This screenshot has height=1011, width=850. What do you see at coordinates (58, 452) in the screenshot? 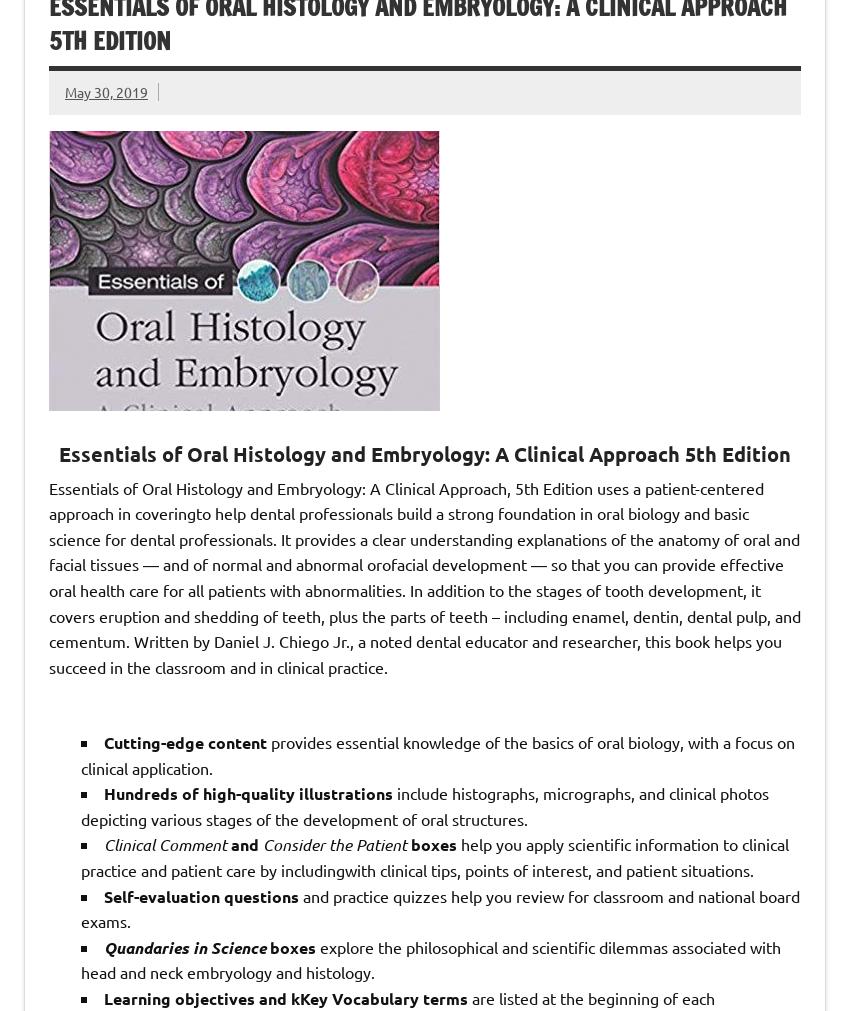
I see `'Essentials of Oral Histology and Embryology: A Clinical Approach'` at bounding box center [58, 452].